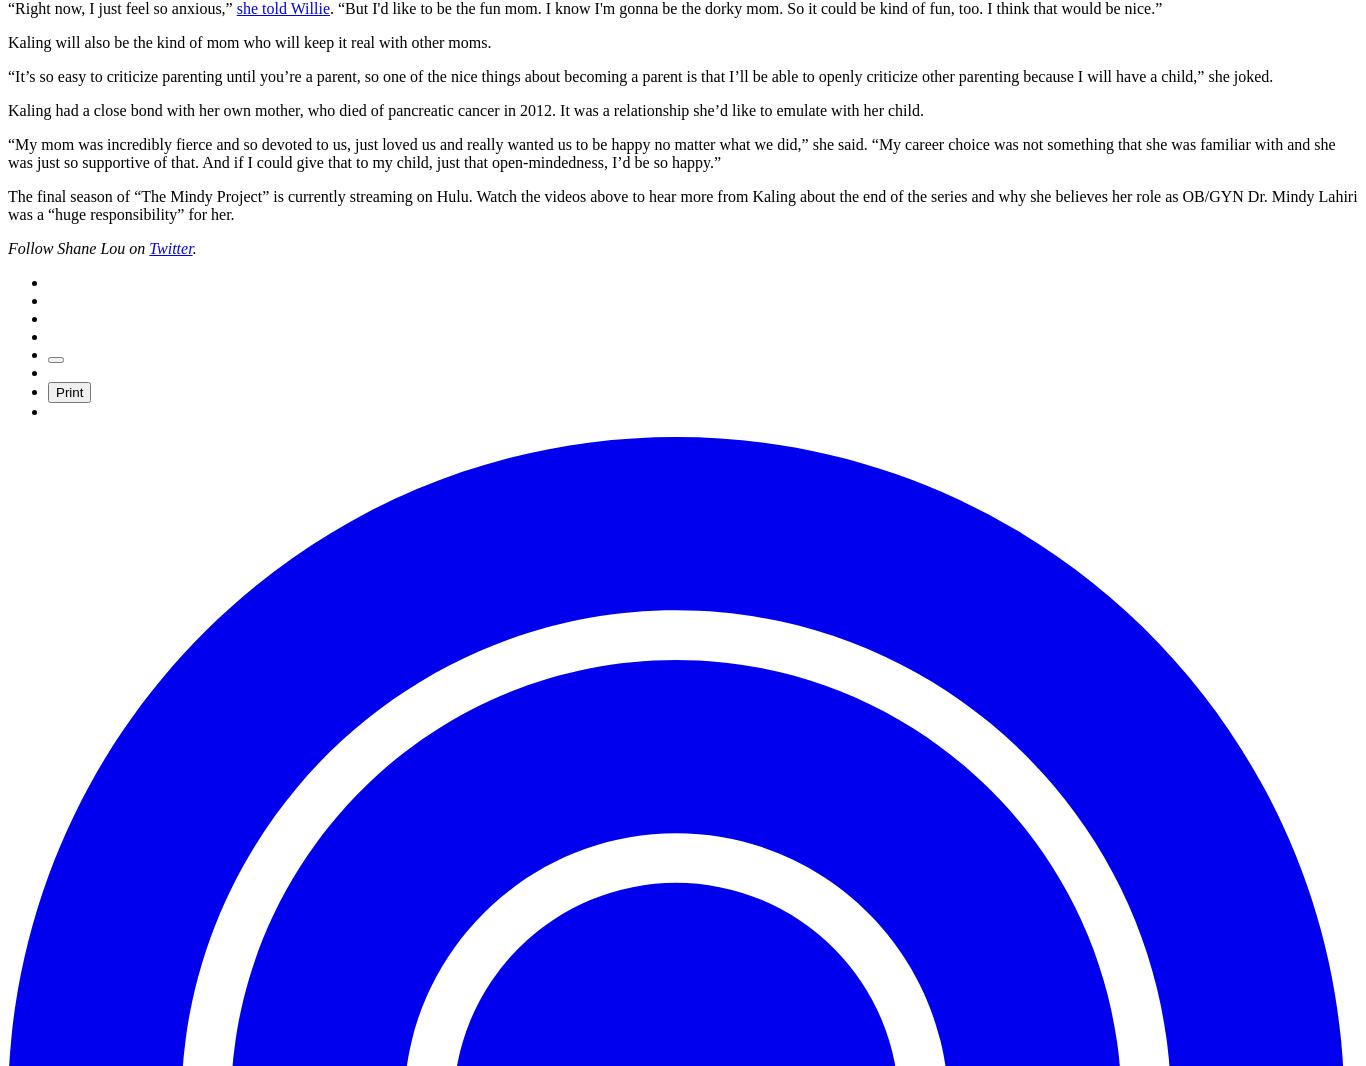  What do you see at coordinates (78, 247) in the screenshot?
I see `'Follow Shane Lou on'` at bounding box center [78, 247].